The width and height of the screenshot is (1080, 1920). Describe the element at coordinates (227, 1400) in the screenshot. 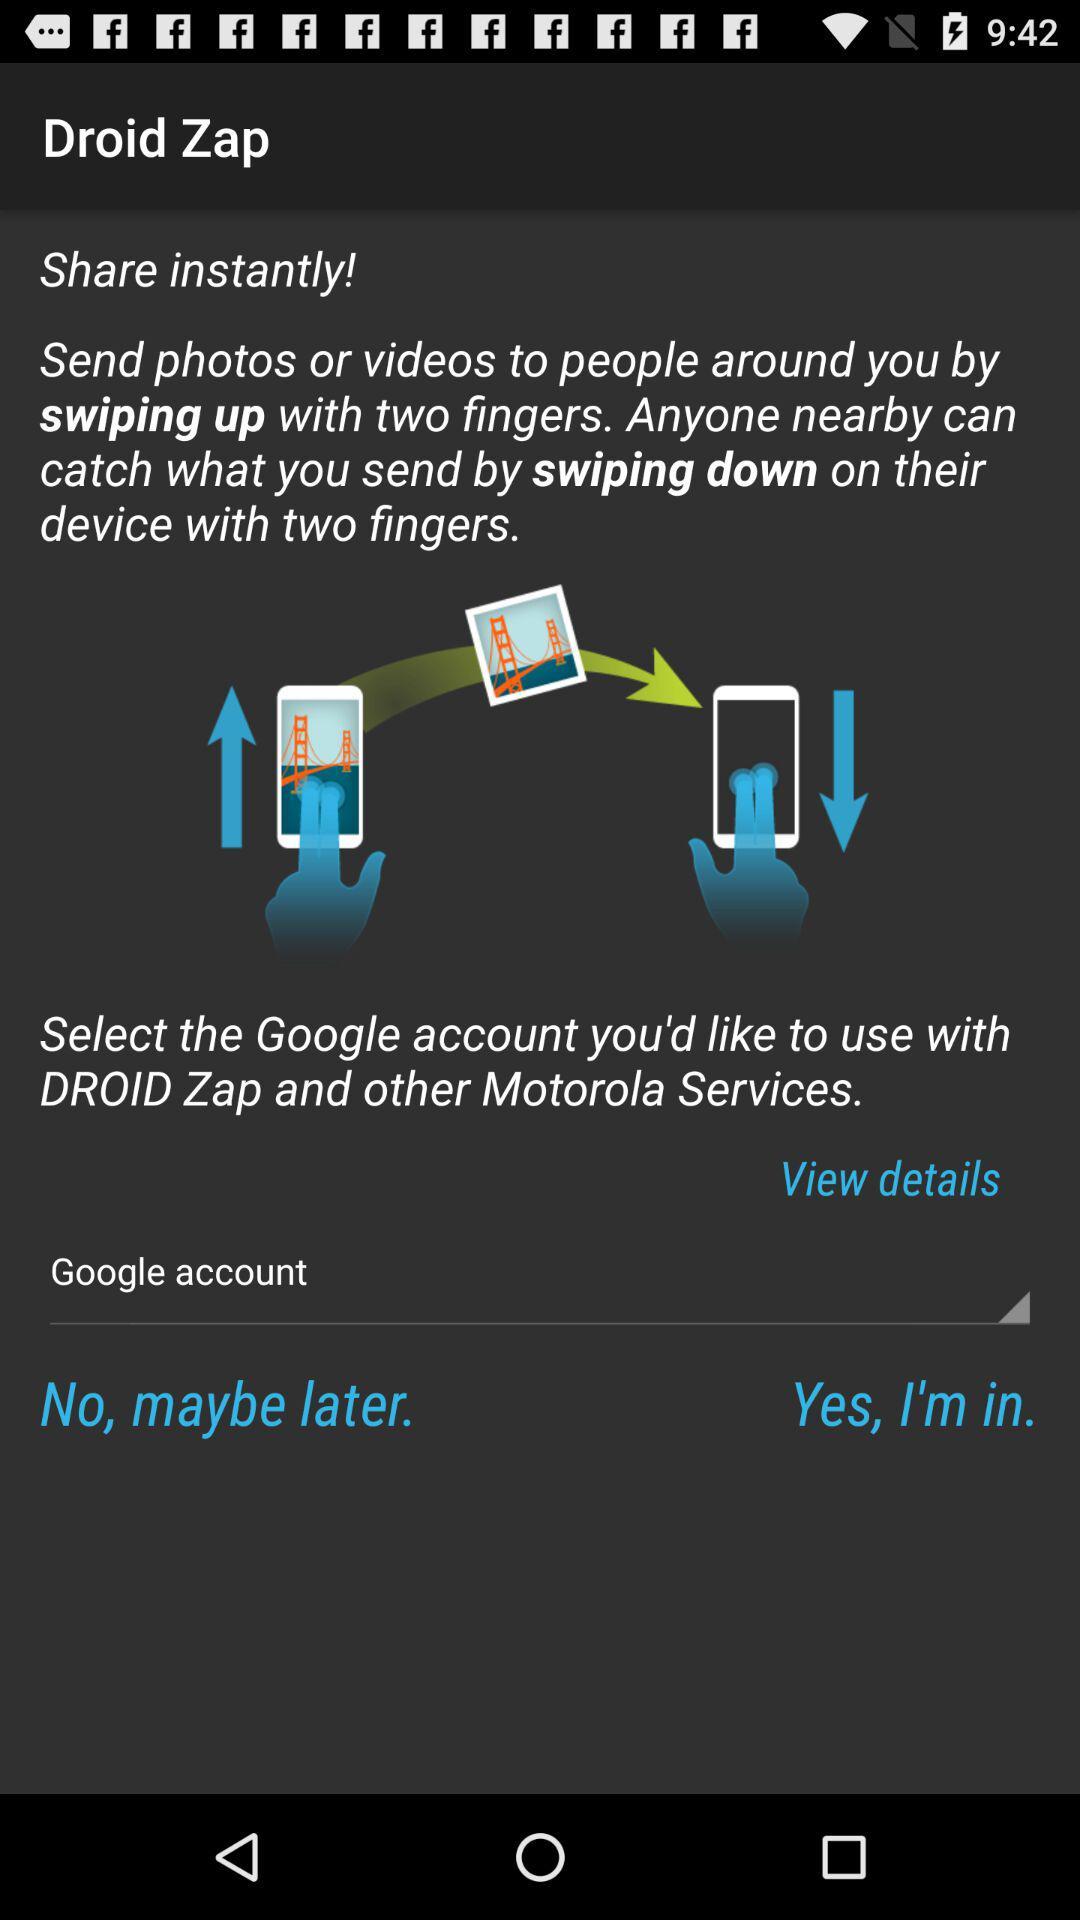

I see `no, maybe later. icon` at that location.